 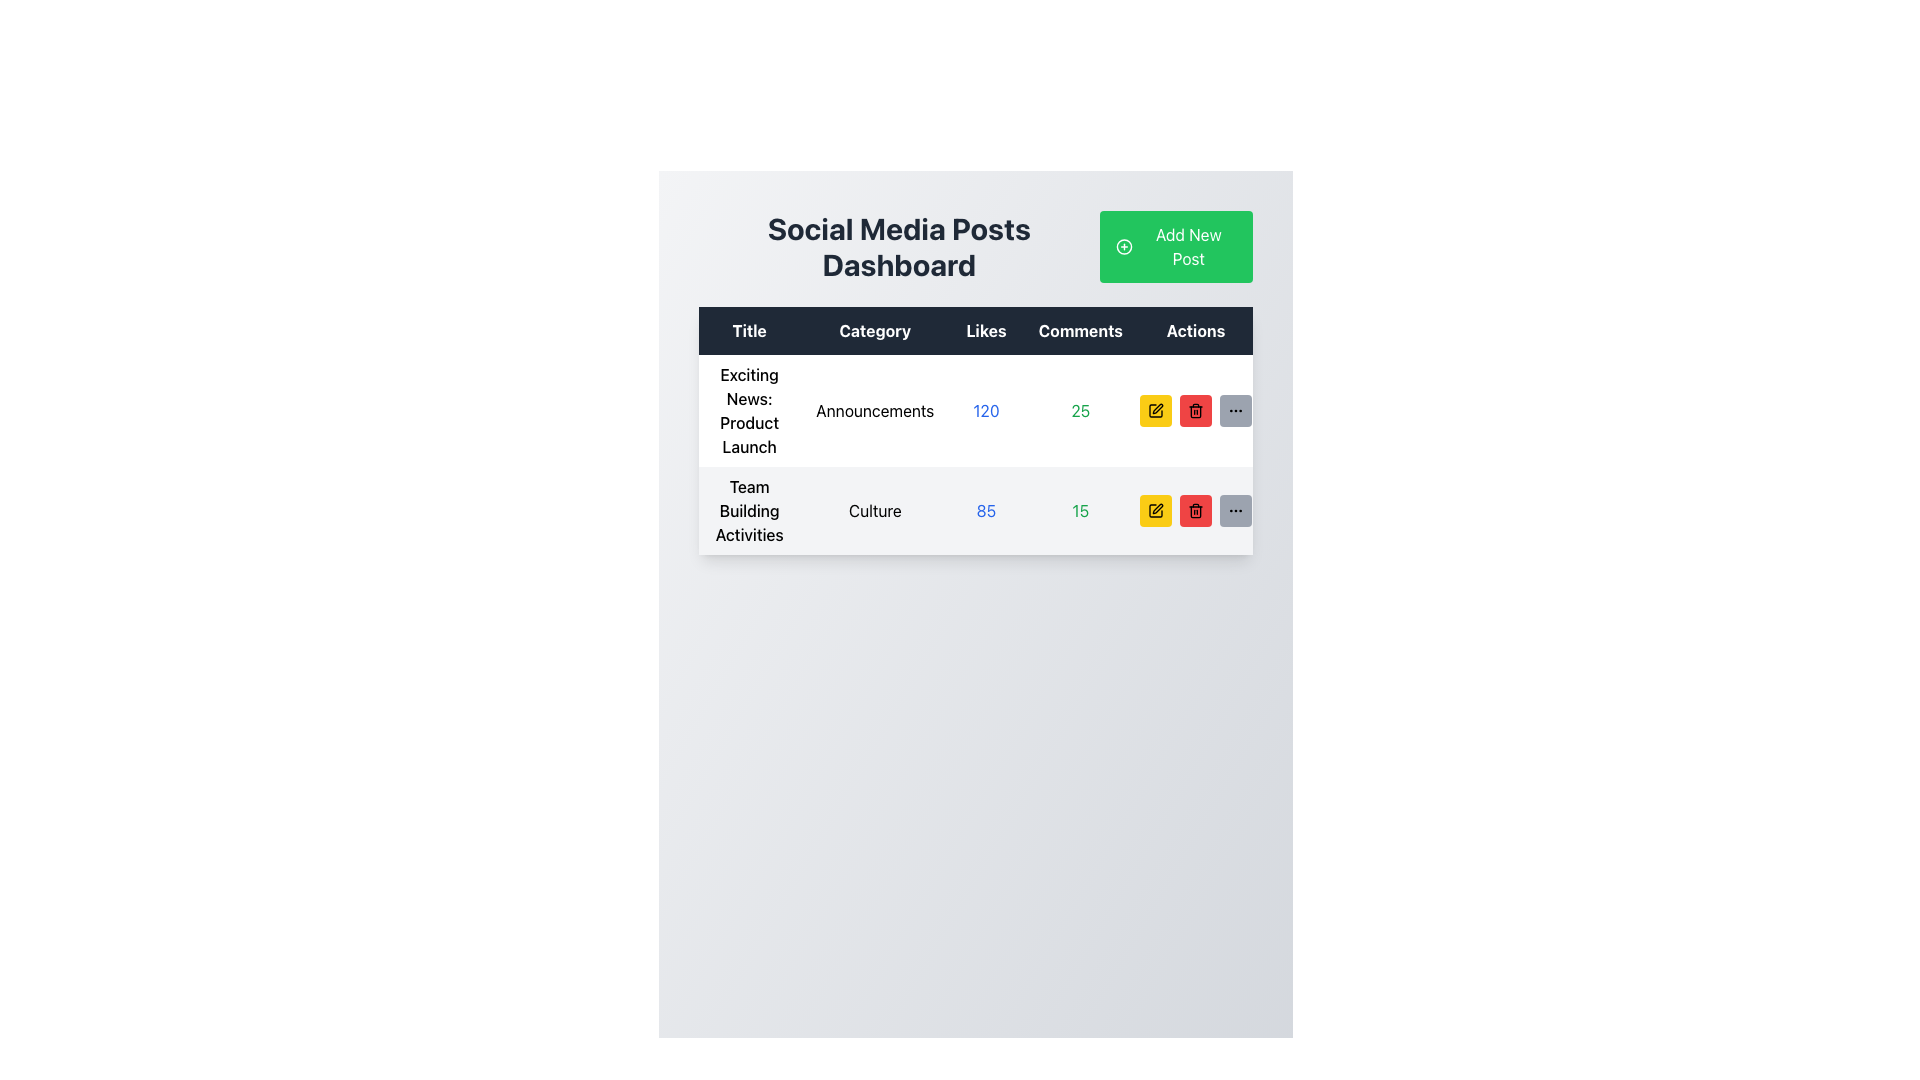 I want to click on the numerical value '25' styled in green font color within the 'Comments' column of the first row in the 'Social Media Posts Dashboard' table, so click(x=1079, y=410).